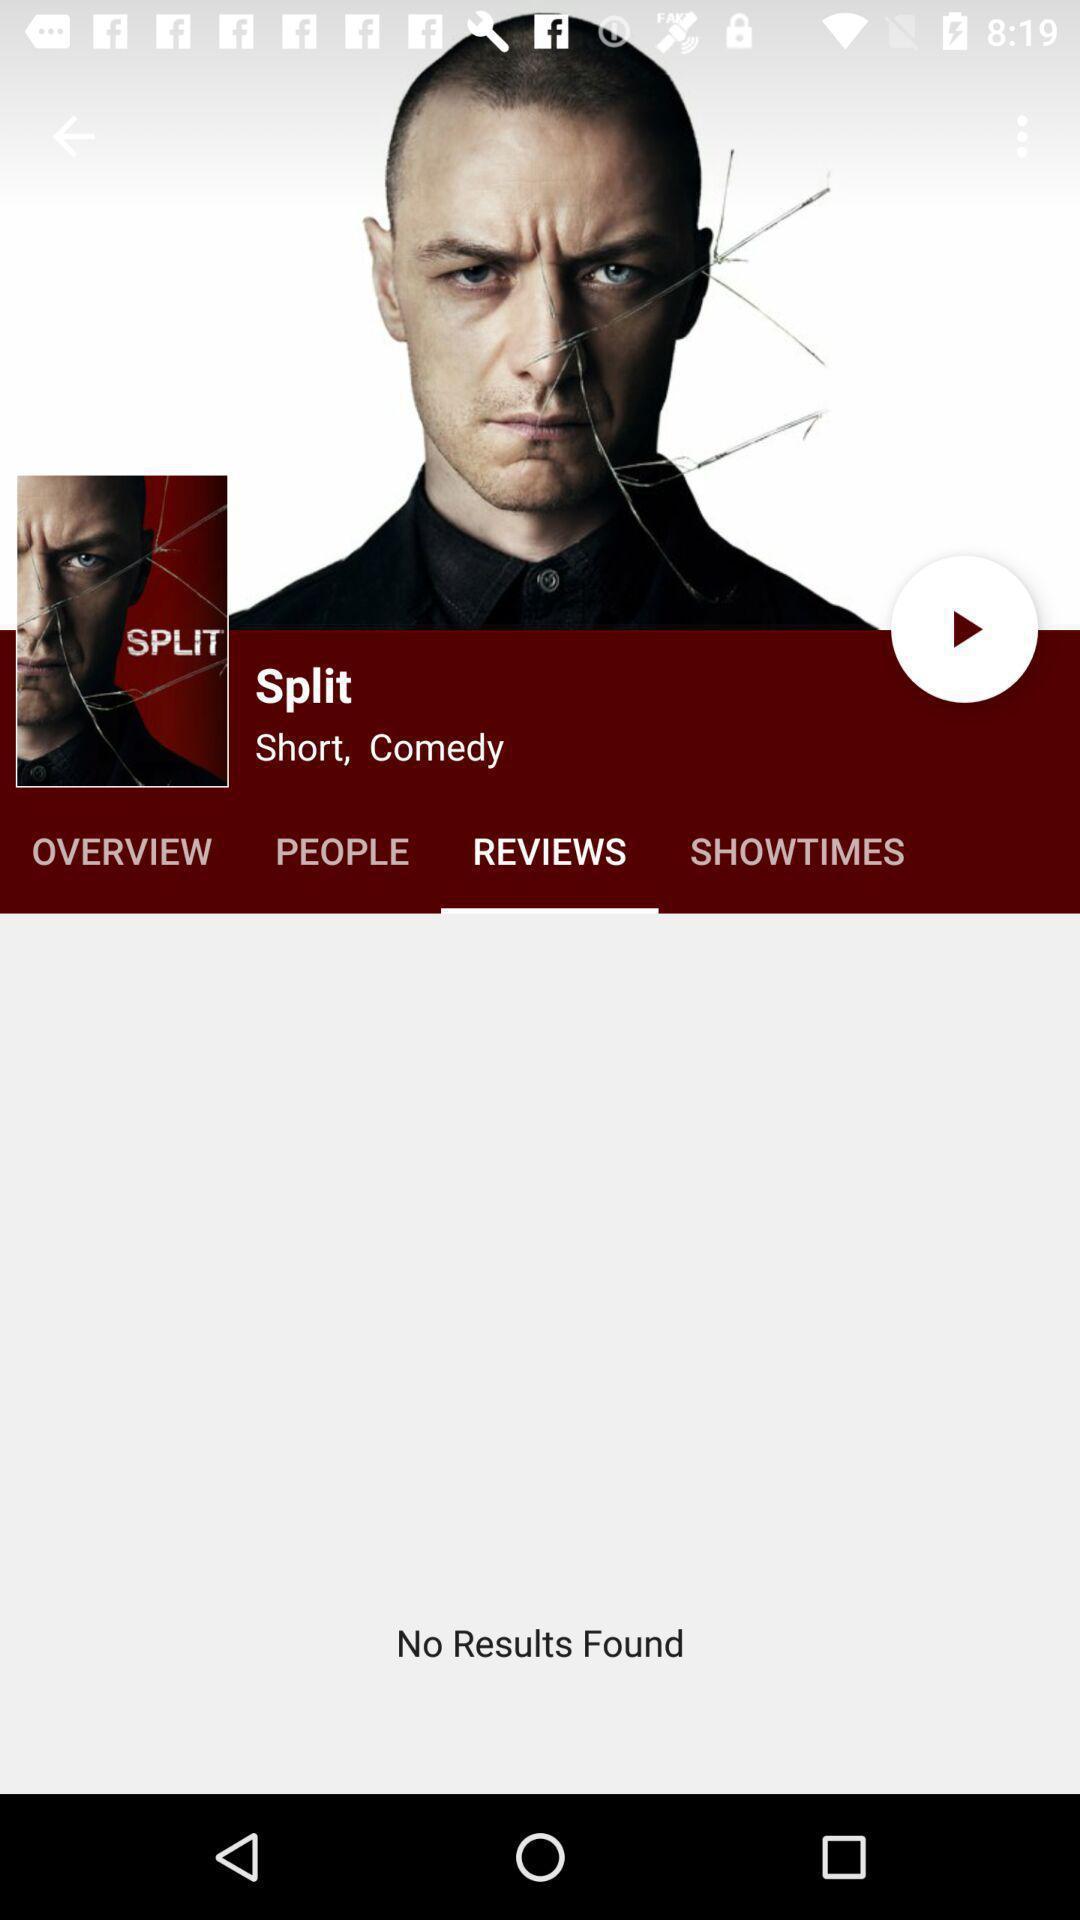  What do you see at coordinates (963, 628) in the screenshot?
I see `option` at bounding box center [963, 628].